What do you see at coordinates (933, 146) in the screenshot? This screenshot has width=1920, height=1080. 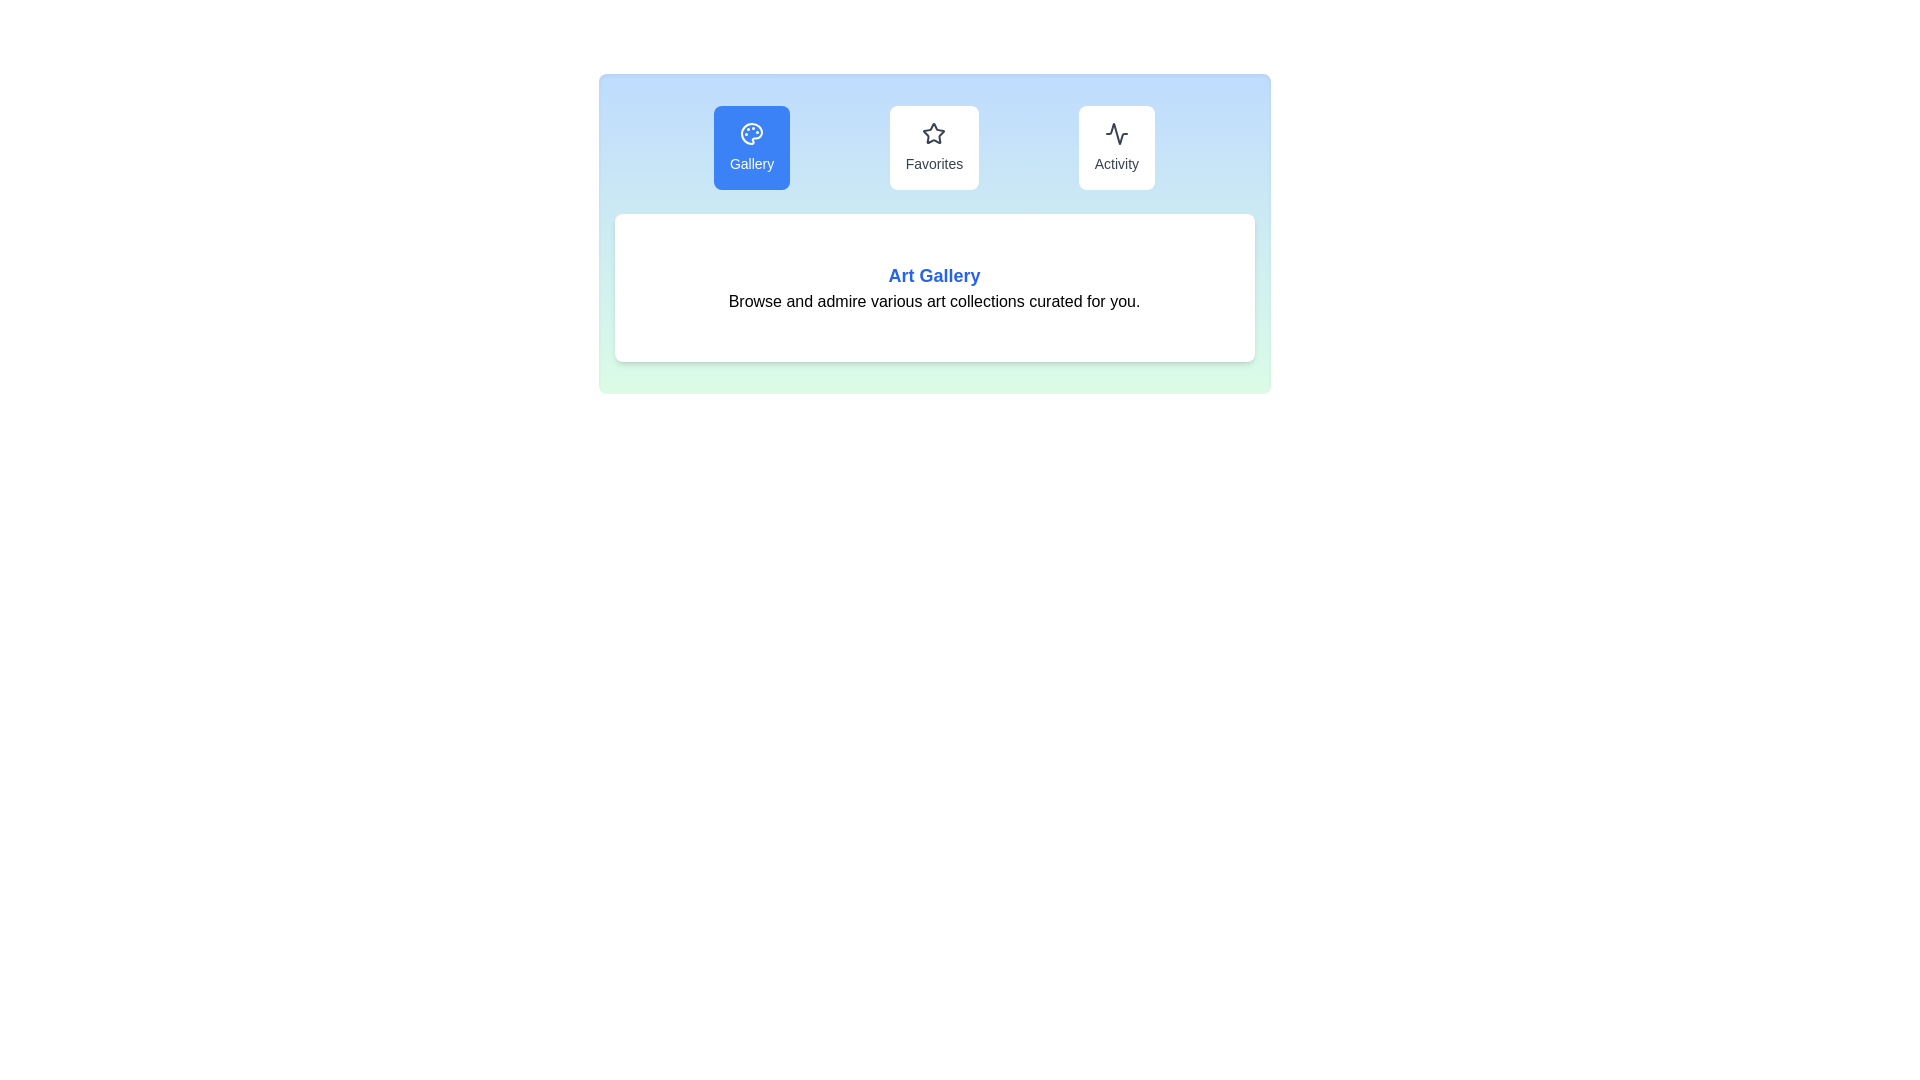 I see `the interactive button labeled Favorites` at bounding box center [933, 146].